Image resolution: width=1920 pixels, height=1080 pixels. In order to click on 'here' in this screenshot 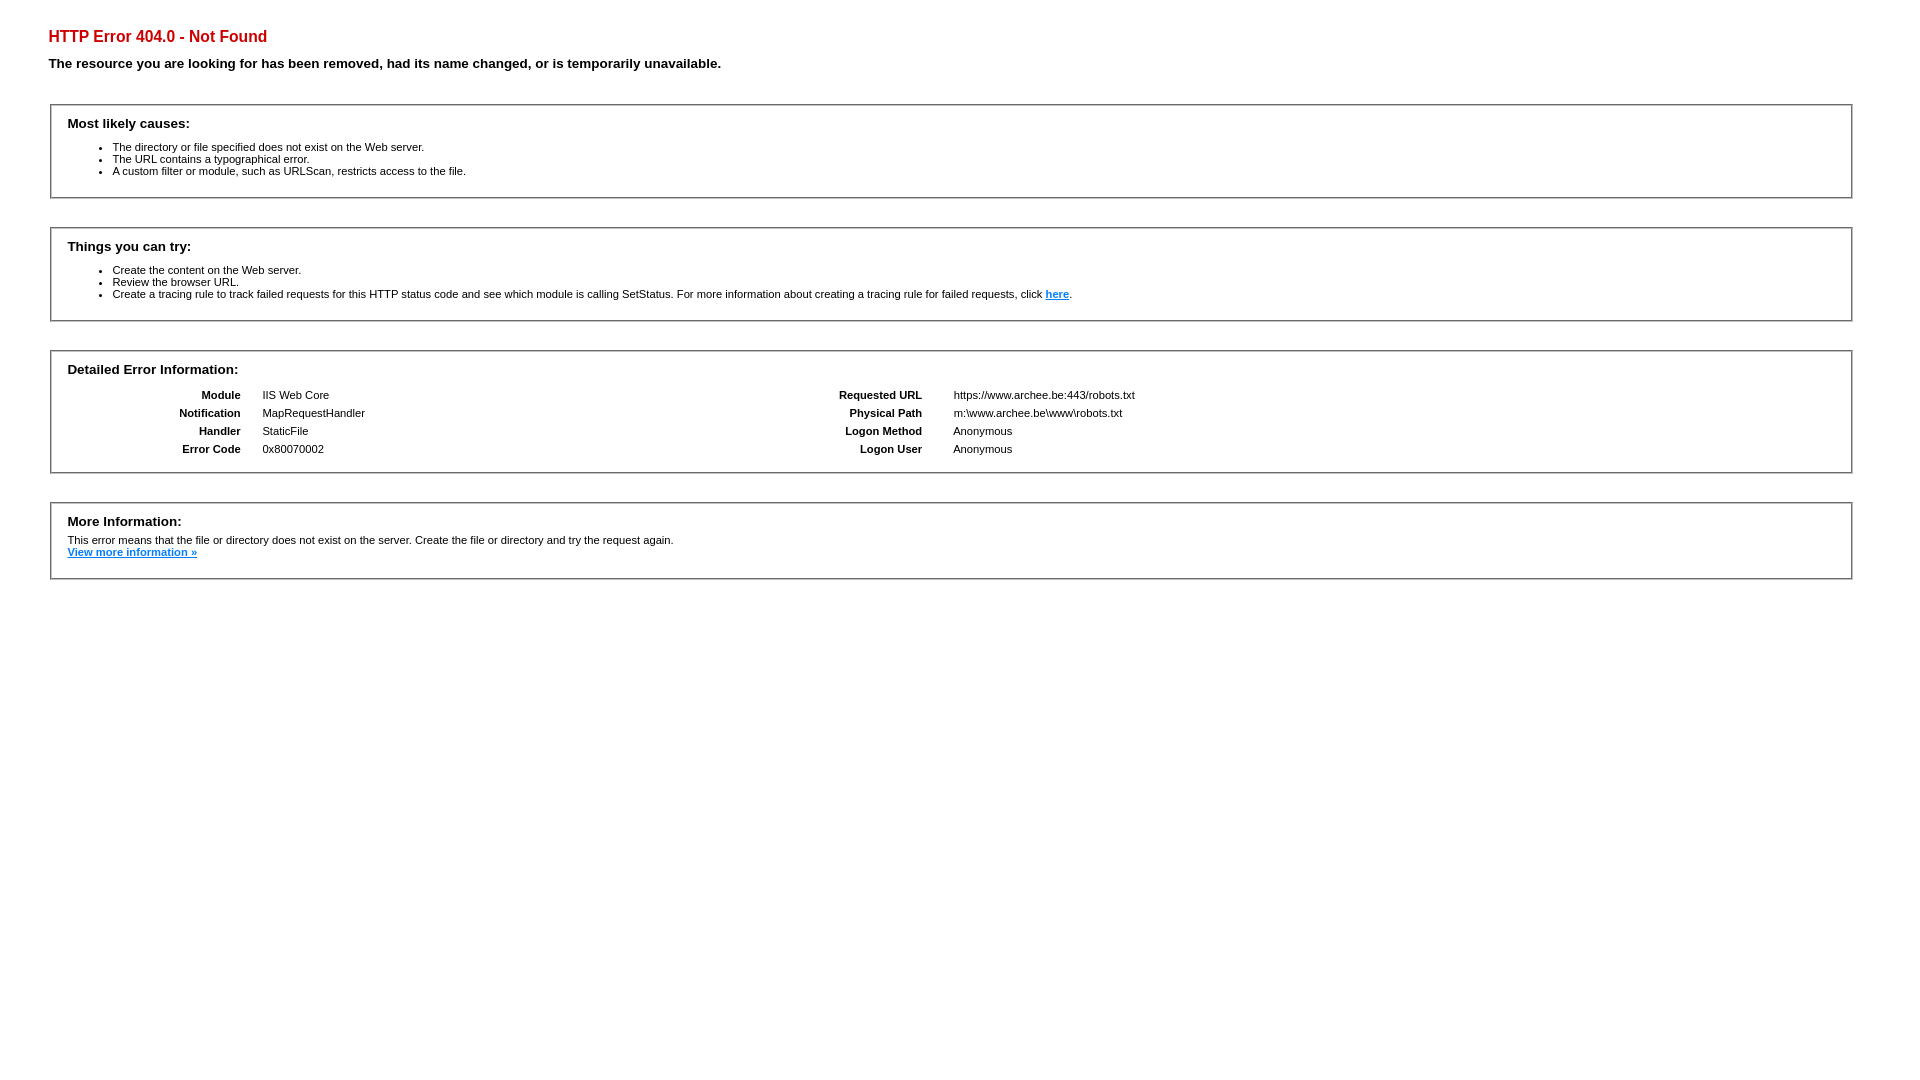, I will do `click(1056, 293)`.